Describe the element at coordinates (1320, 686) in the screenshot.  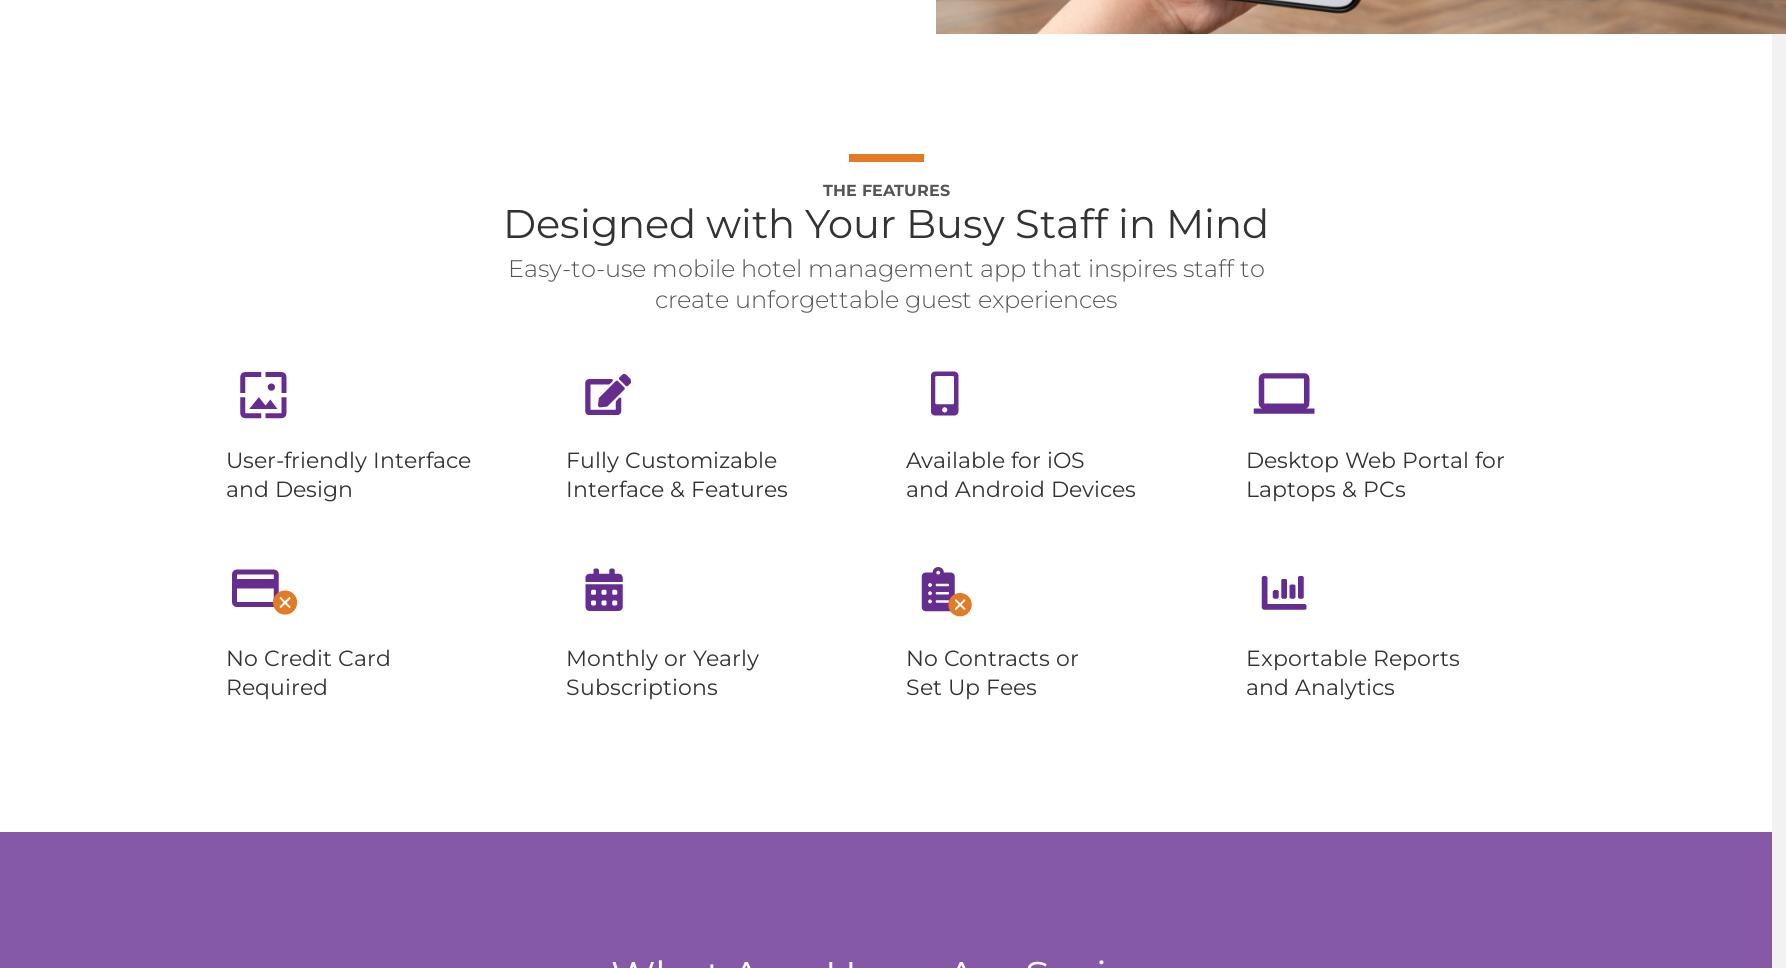
I see `'and Analytics'` at that location.